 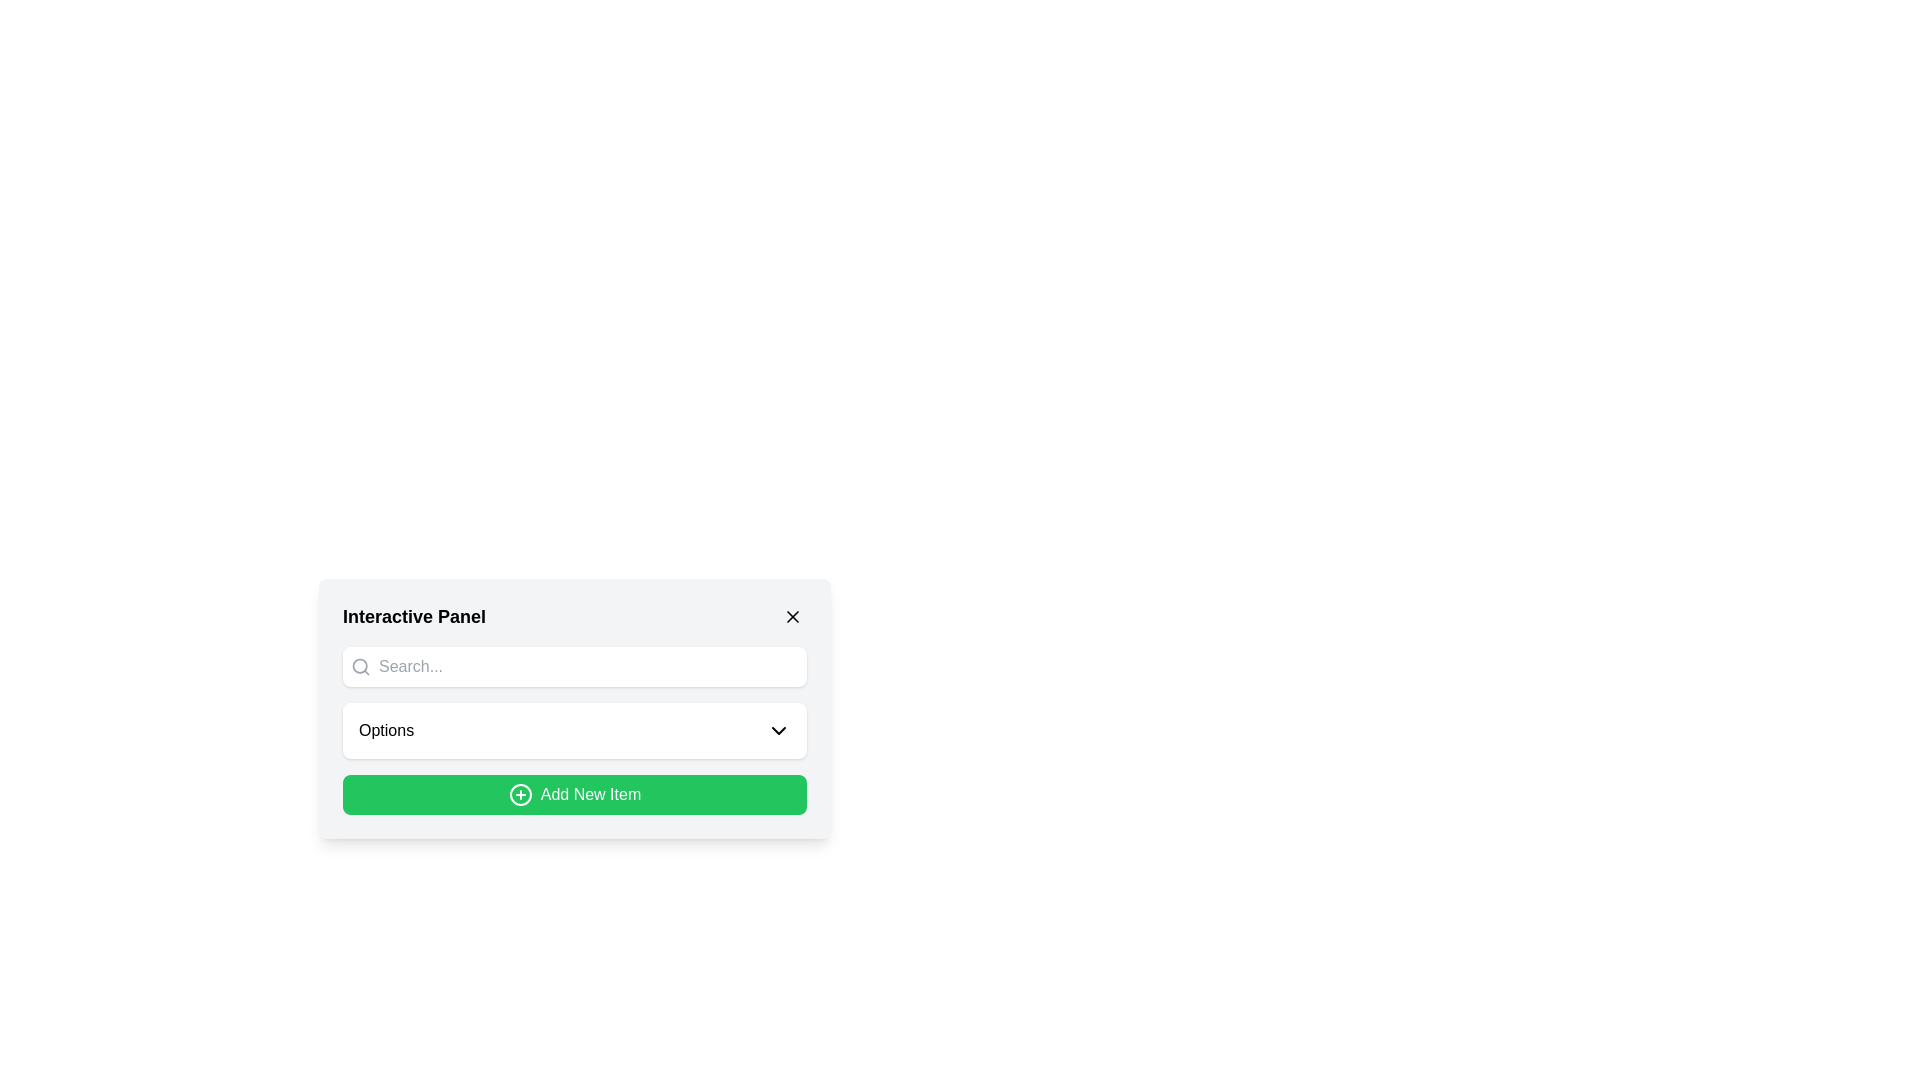 I want to click on the close button styled as a small square with rounded corners, featuring an 'X' icon, located at the top-right corner of the 'Interactive Panel', so click(x=791, y=616).